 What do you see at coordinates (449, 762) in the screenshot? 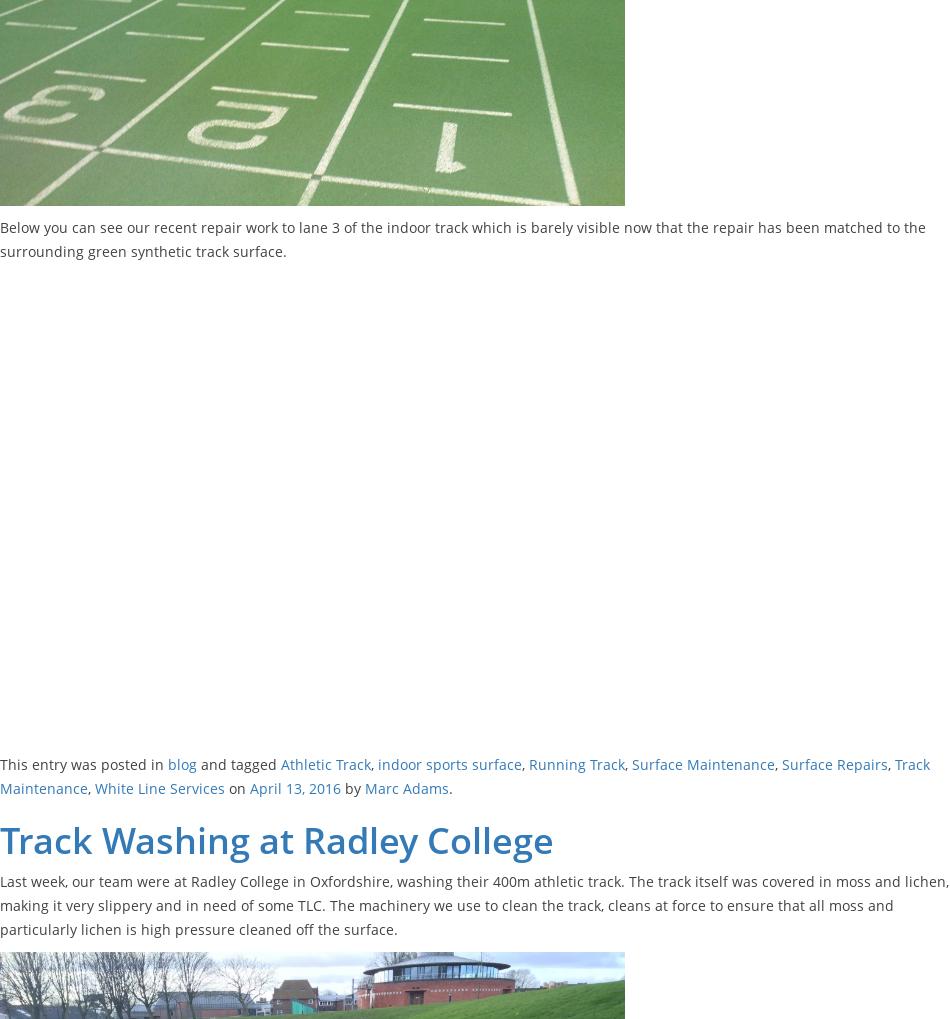
I see `'indoor sports surface'` at bounding box center [449, 762].